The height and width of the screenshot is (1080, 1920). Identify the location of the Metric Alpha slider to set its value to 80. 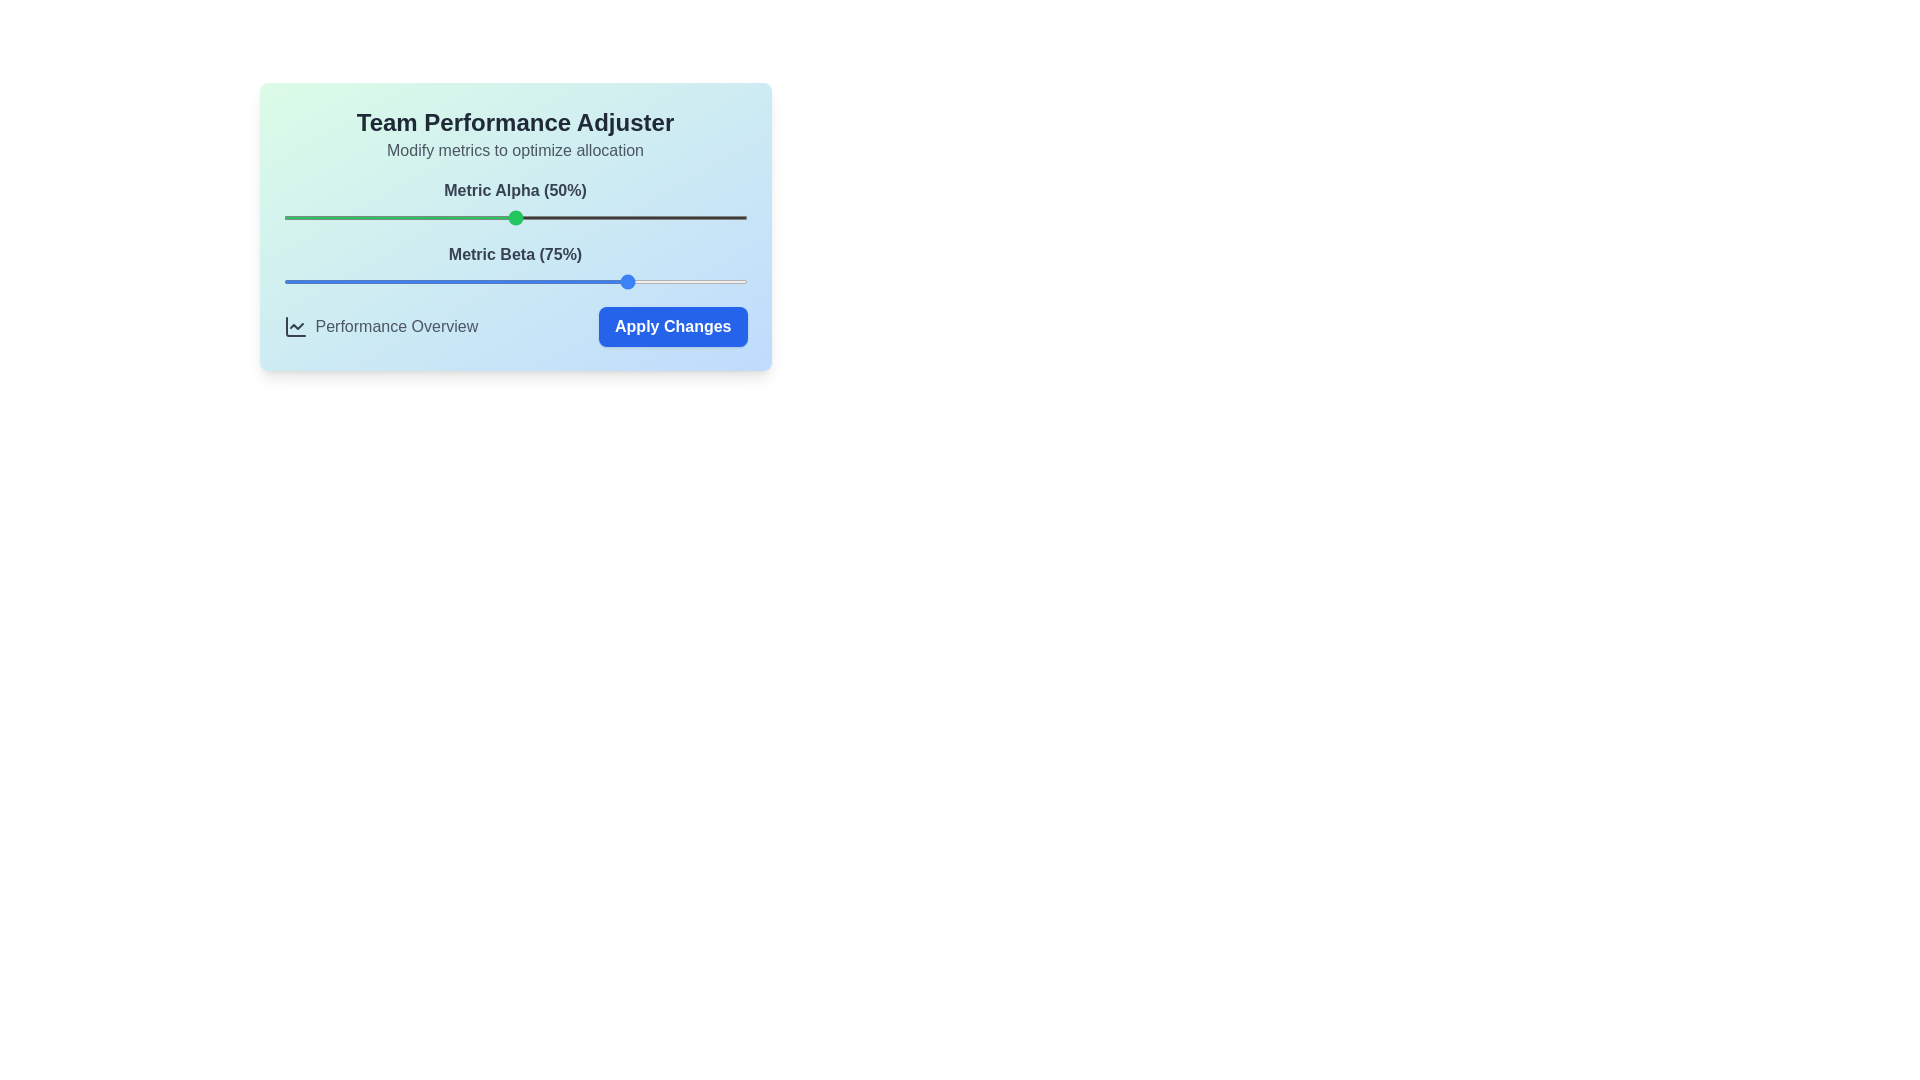
(654, 218).